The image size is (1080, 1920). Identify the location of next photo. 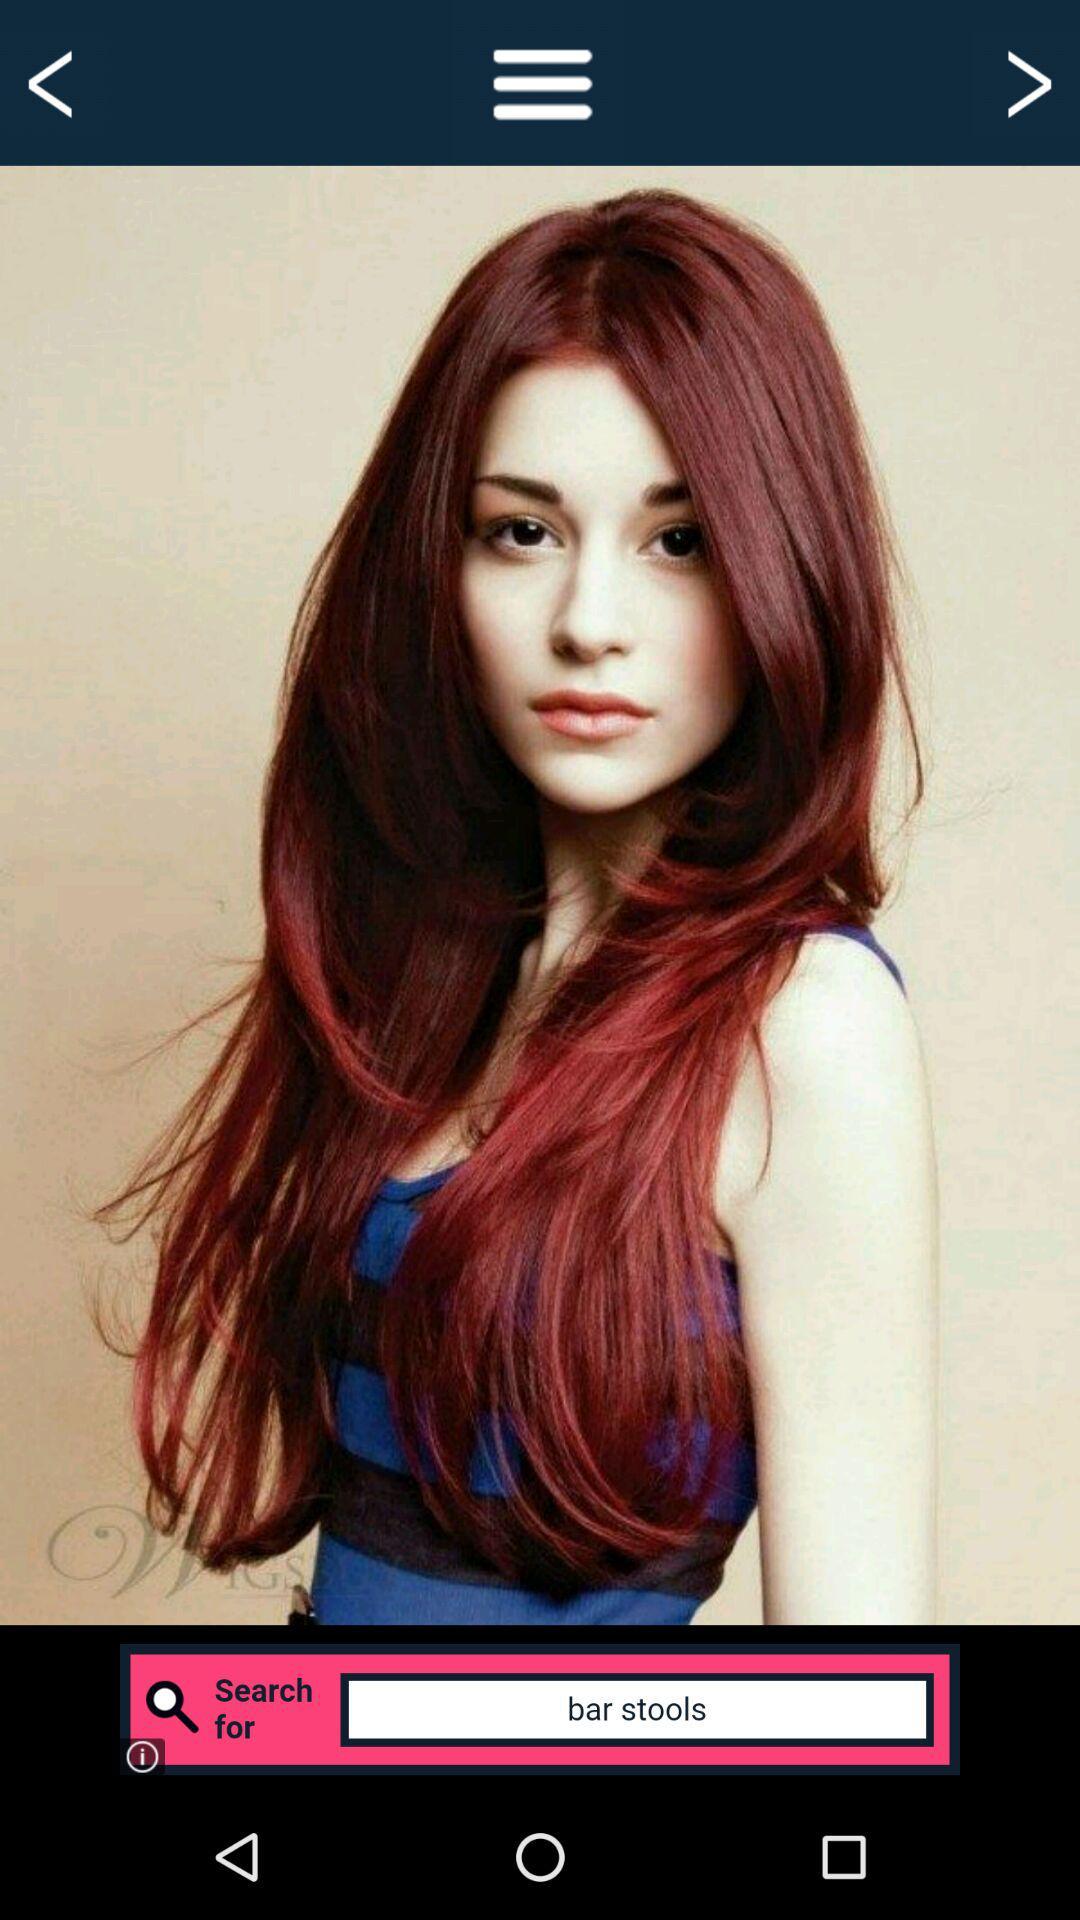
(1026, 81).